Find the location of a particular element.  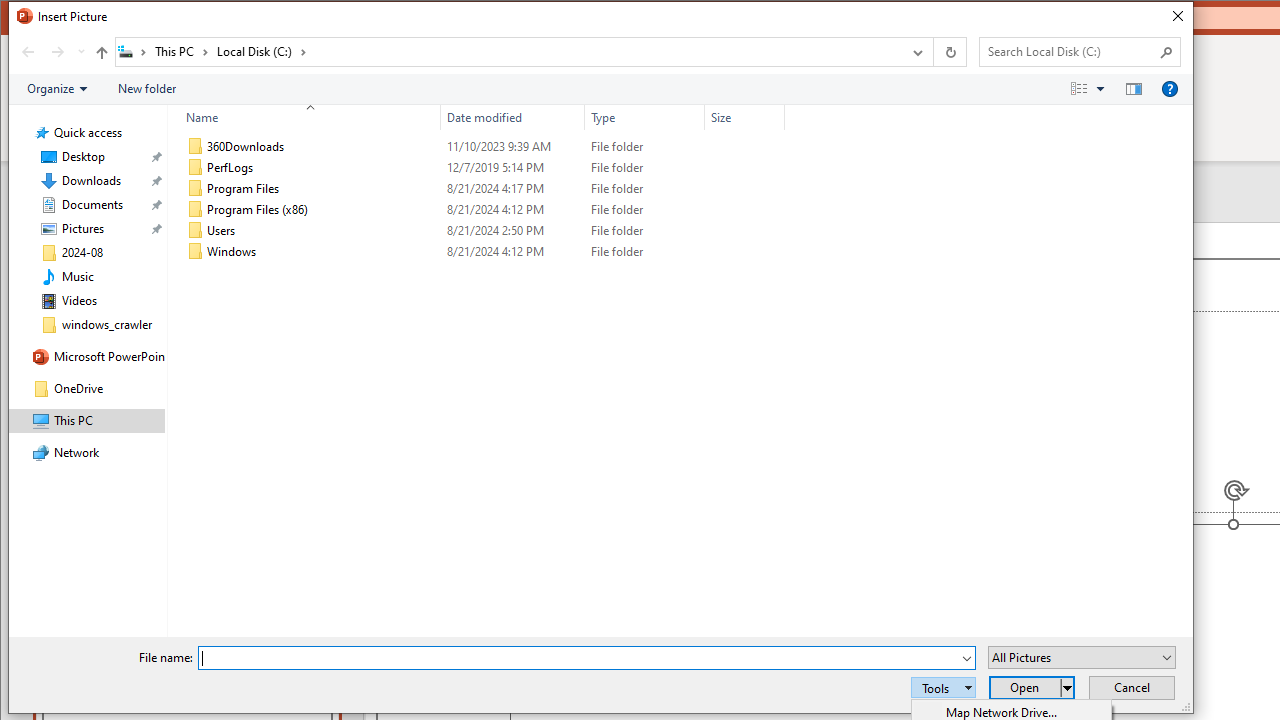

'Command Module' is located at coordinates (599, 88).